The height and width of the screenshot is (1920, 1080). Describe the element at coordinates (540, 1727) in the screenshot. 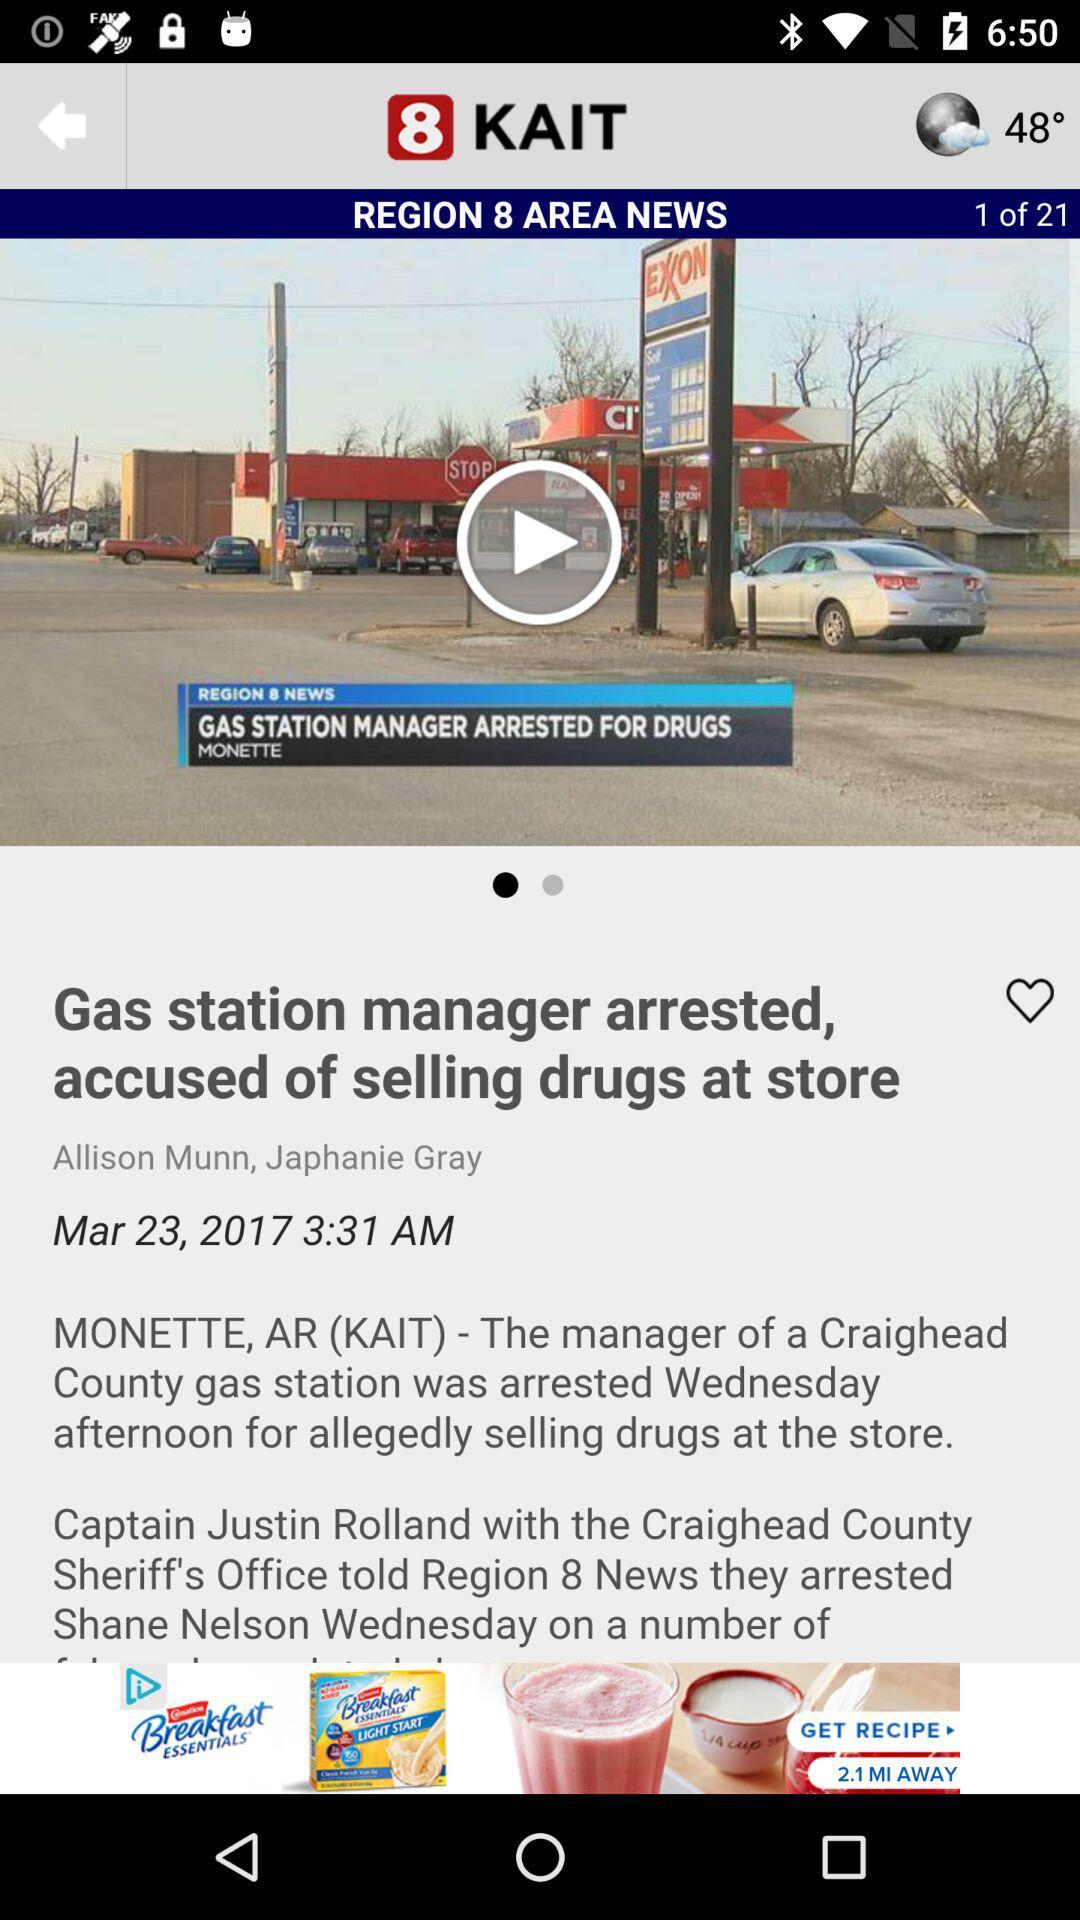

I see `for add` at that location.